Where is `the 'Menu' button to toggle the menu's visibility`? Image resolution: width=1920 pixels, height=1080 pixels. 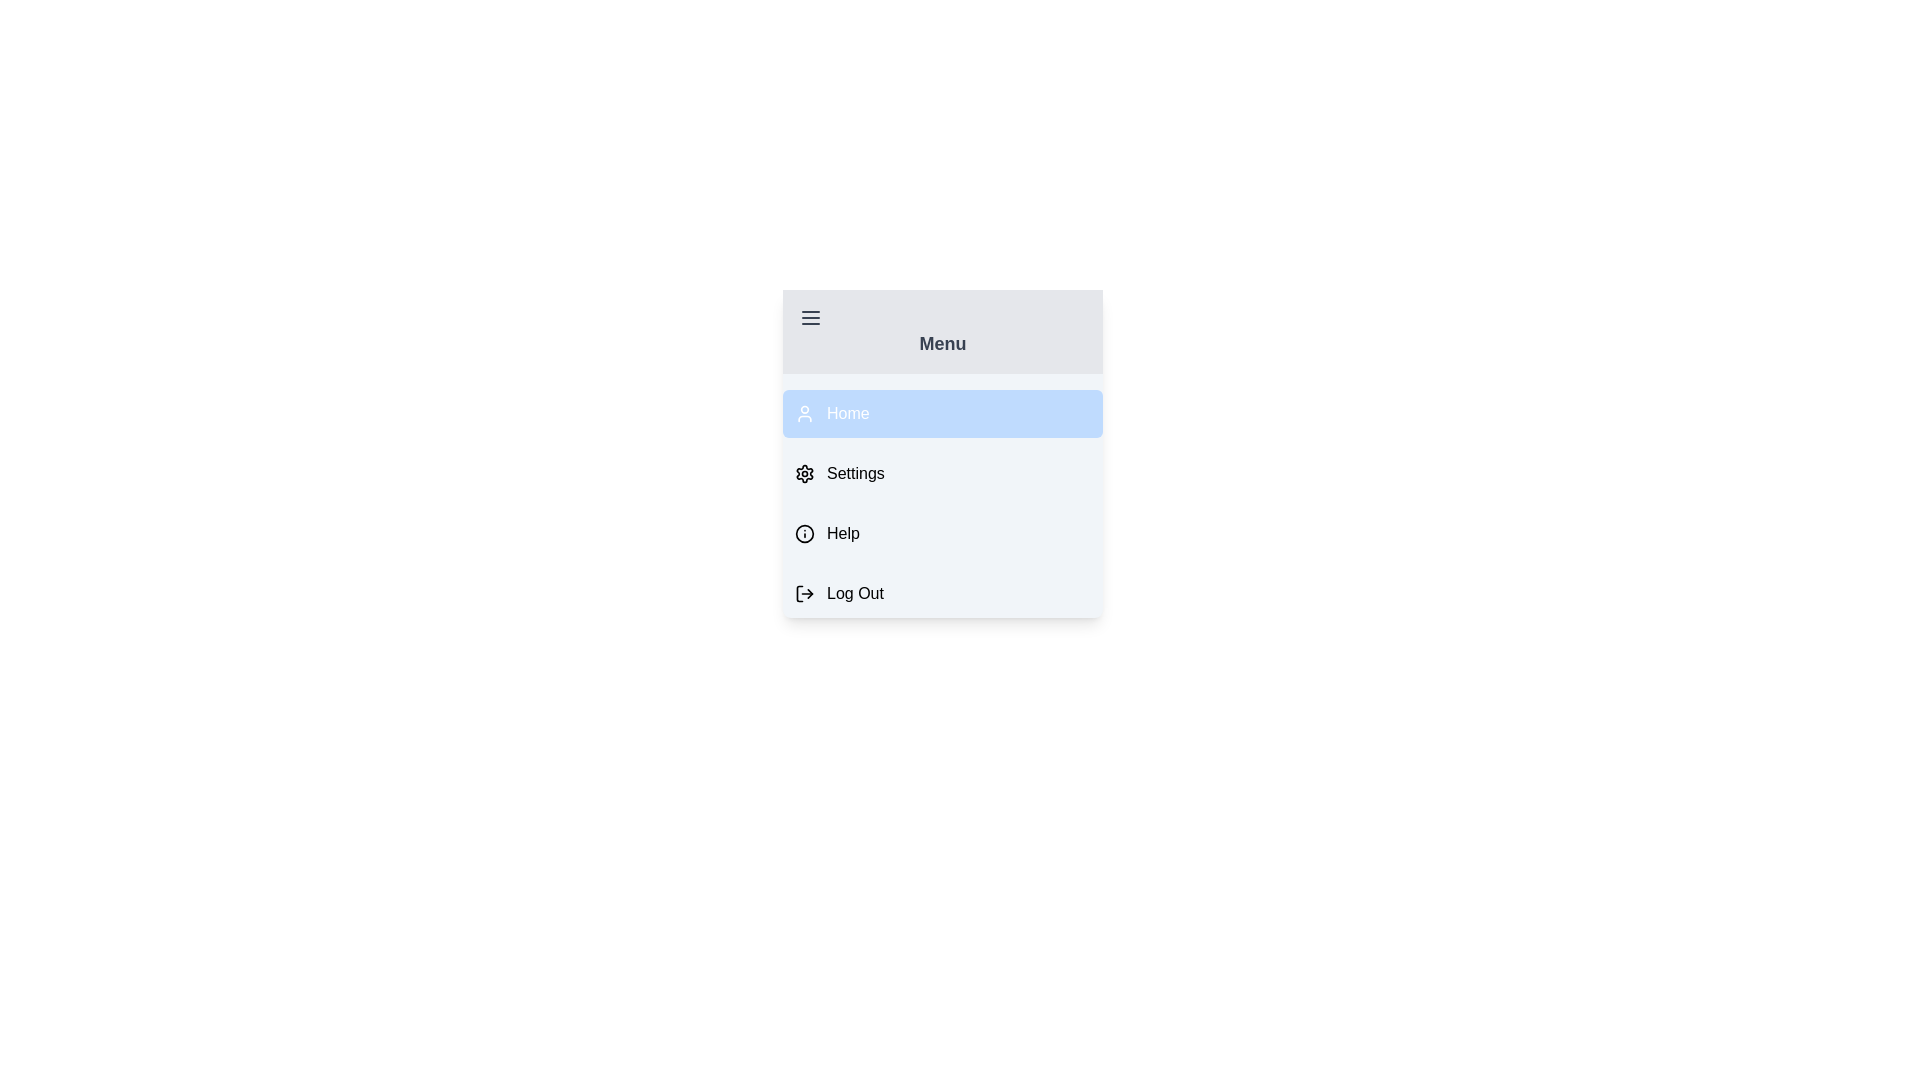
the 'Menu' button to toggle the menu's visibility is located at coordinates (941, 330).